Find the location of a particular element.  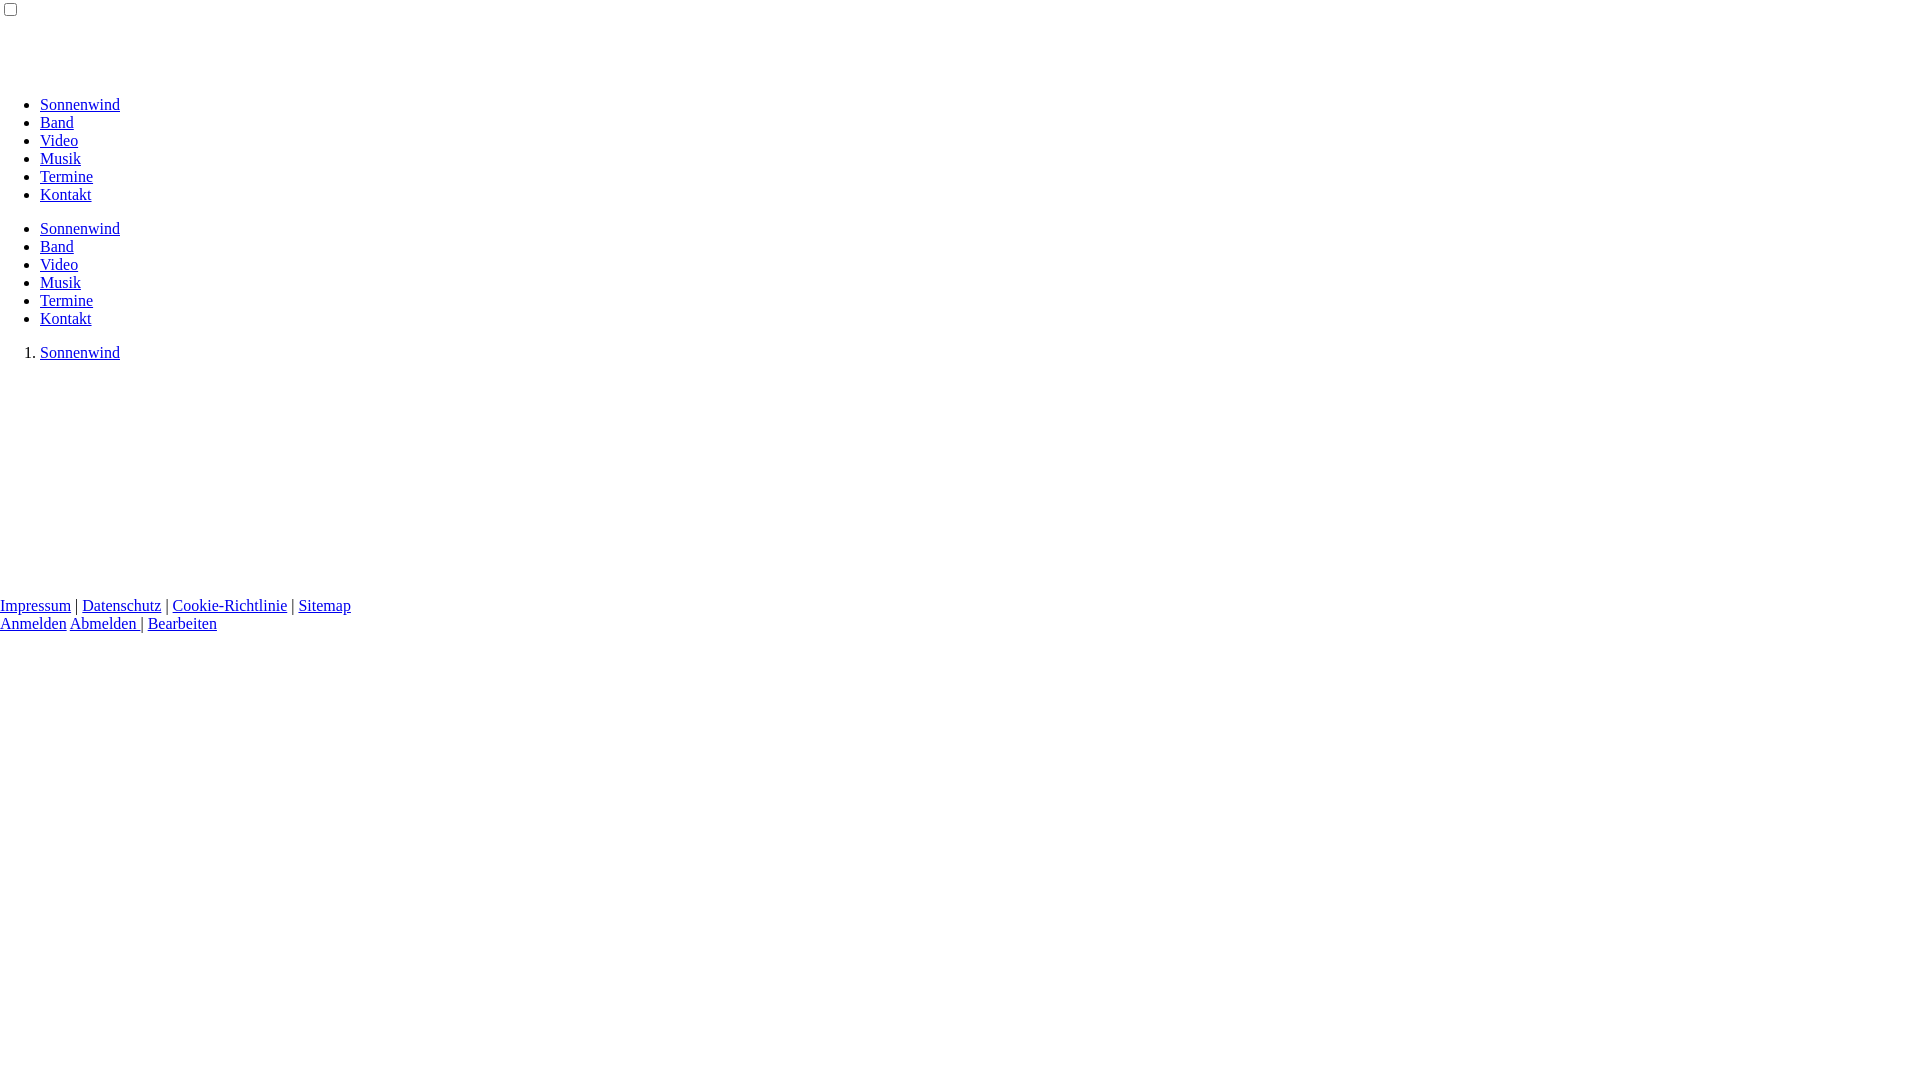

'Anmelden' is located at coordinates (33, 622).